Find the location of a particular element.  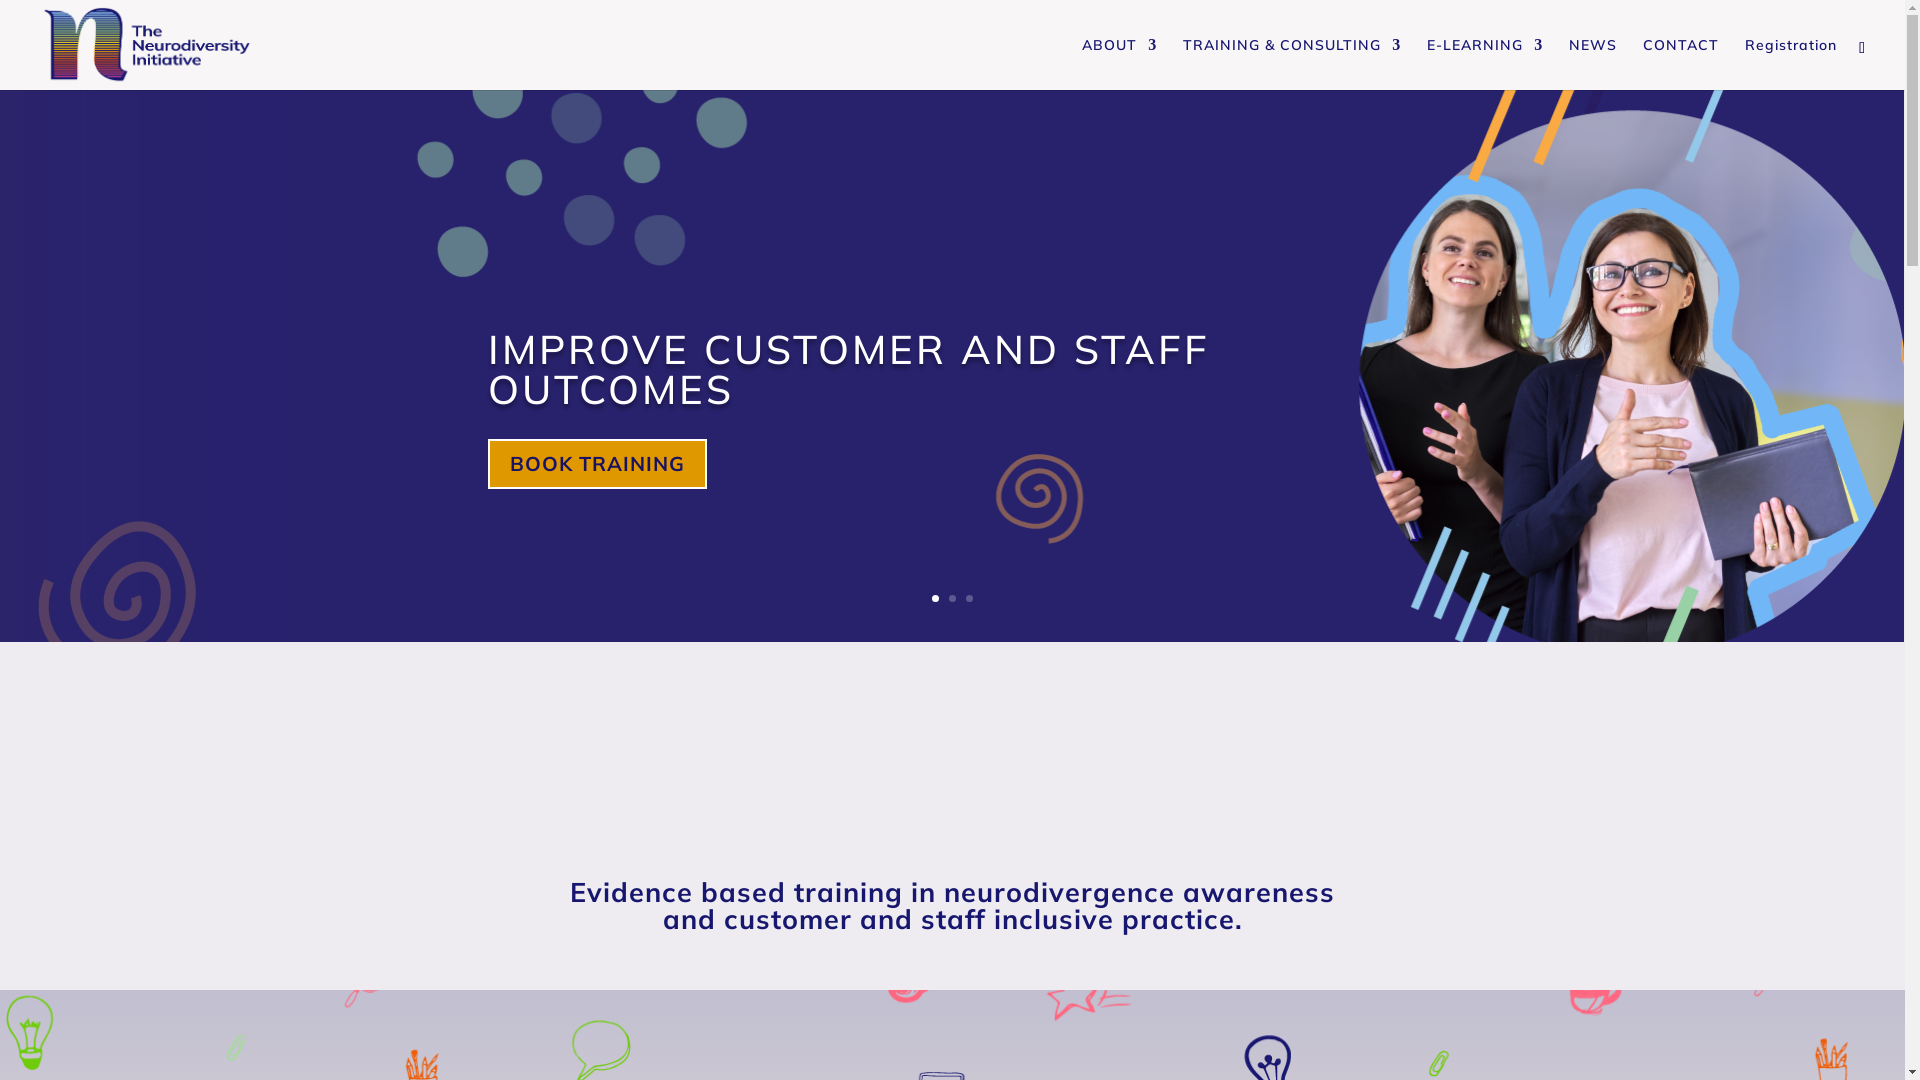

'CONTACT' is located at coordinates (1680, 63).